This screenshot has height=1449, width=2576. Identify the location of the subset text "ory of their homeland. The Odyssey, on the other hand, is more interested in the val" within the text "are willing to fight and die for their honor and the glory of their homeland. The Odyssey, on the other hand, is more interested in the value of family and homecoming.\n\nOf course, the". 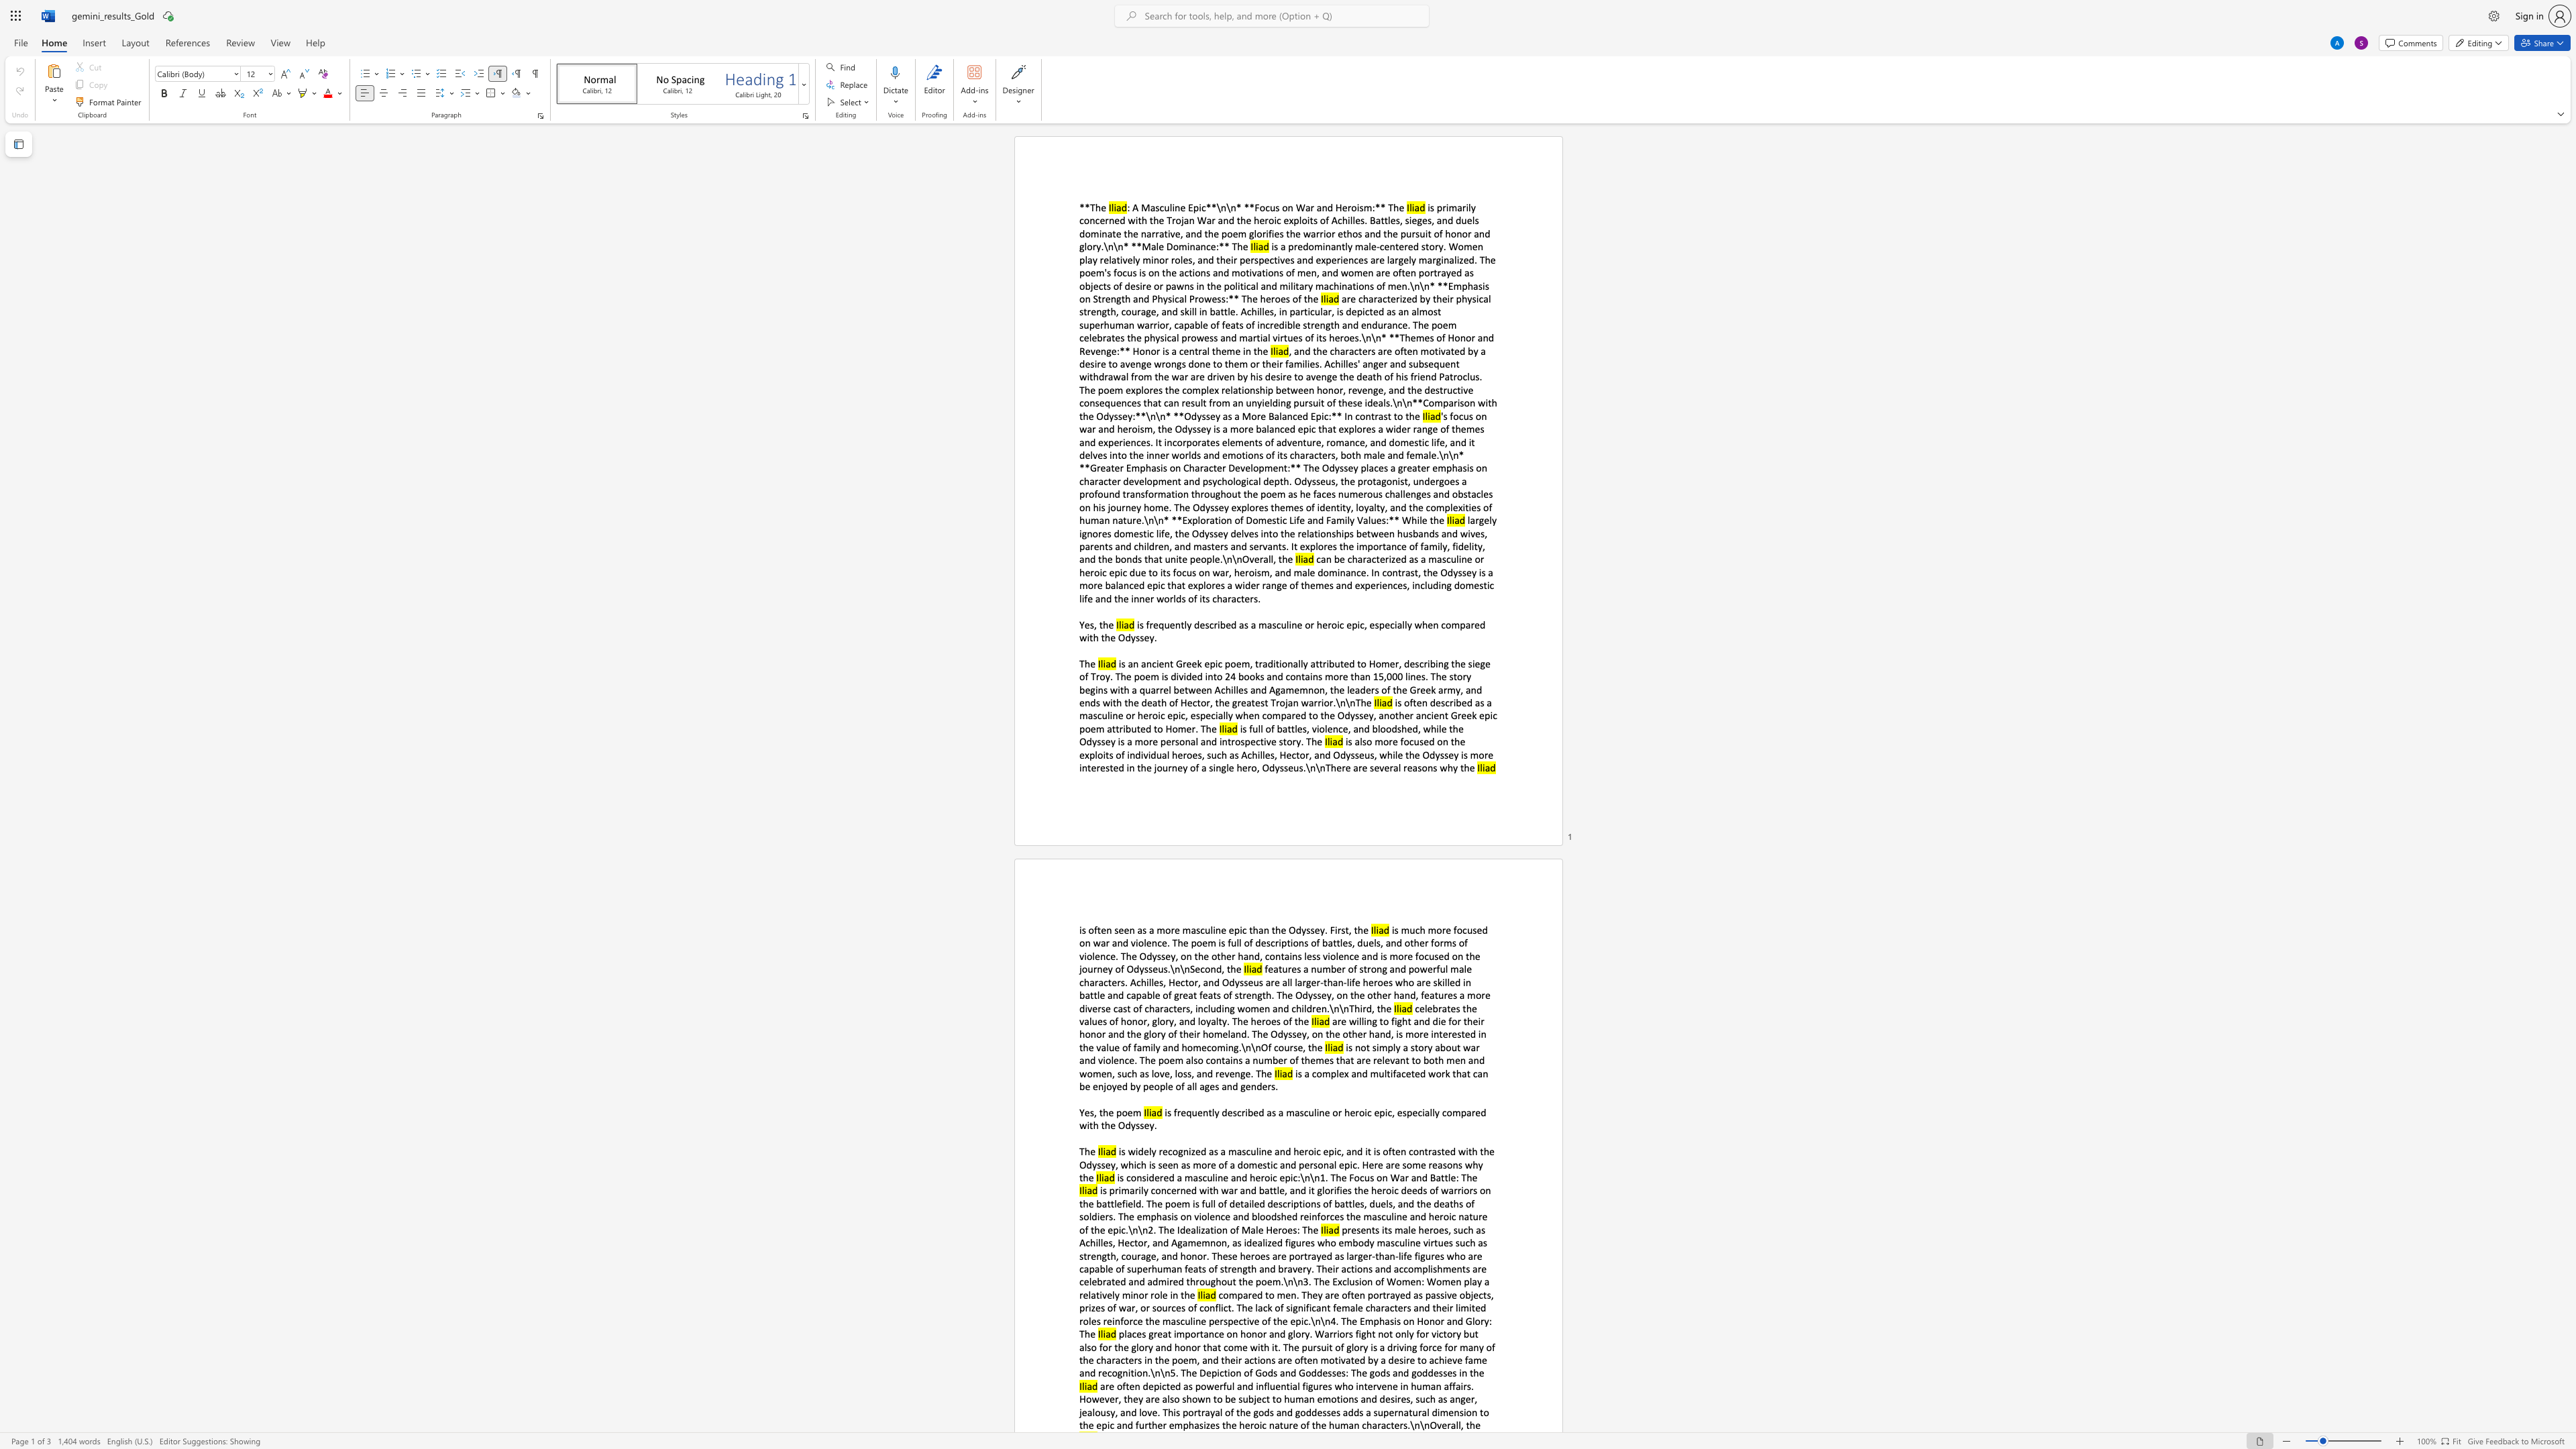
(1150, 1034).